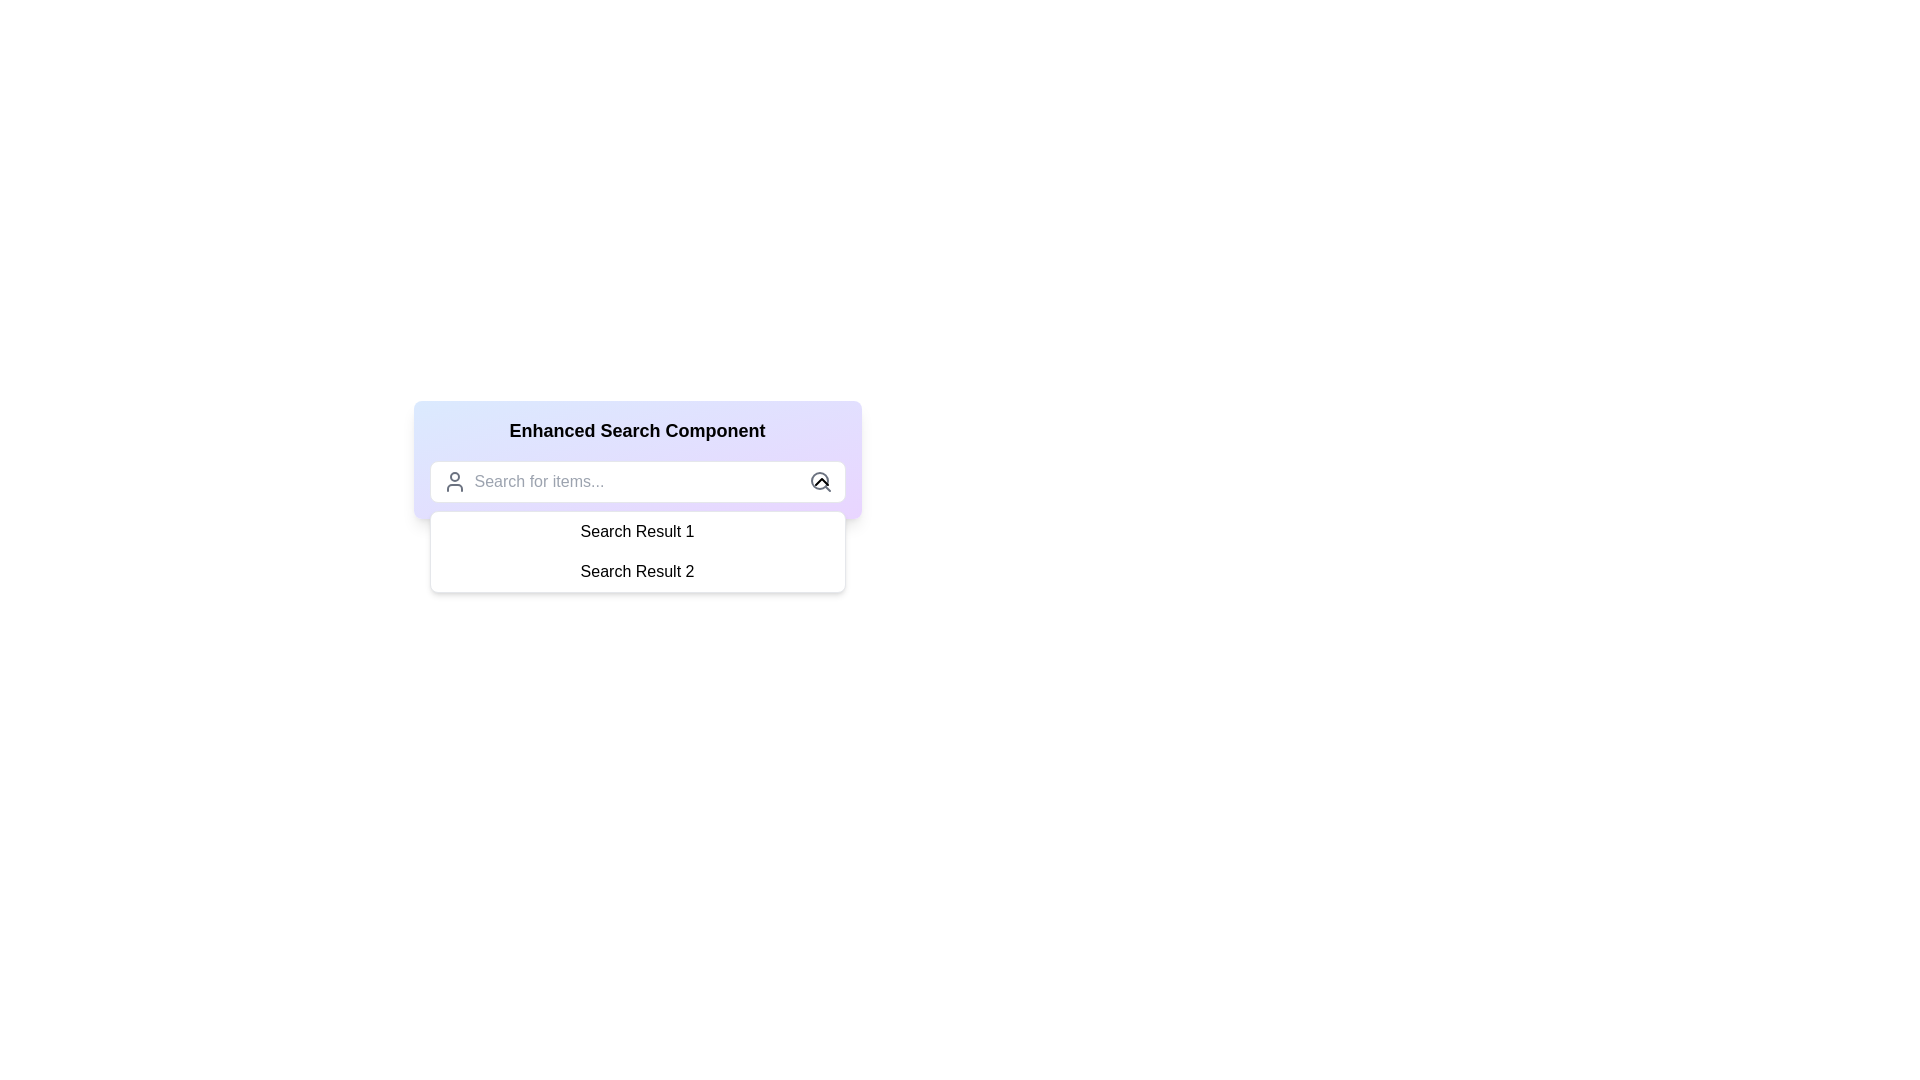 This screenshot has height=1080, width=1920. Describe the element at coordinates (636, 571) in the screenshot. I see `the second text entry in the dropdown list under 'Search Result 1' to change its background color` at that location.